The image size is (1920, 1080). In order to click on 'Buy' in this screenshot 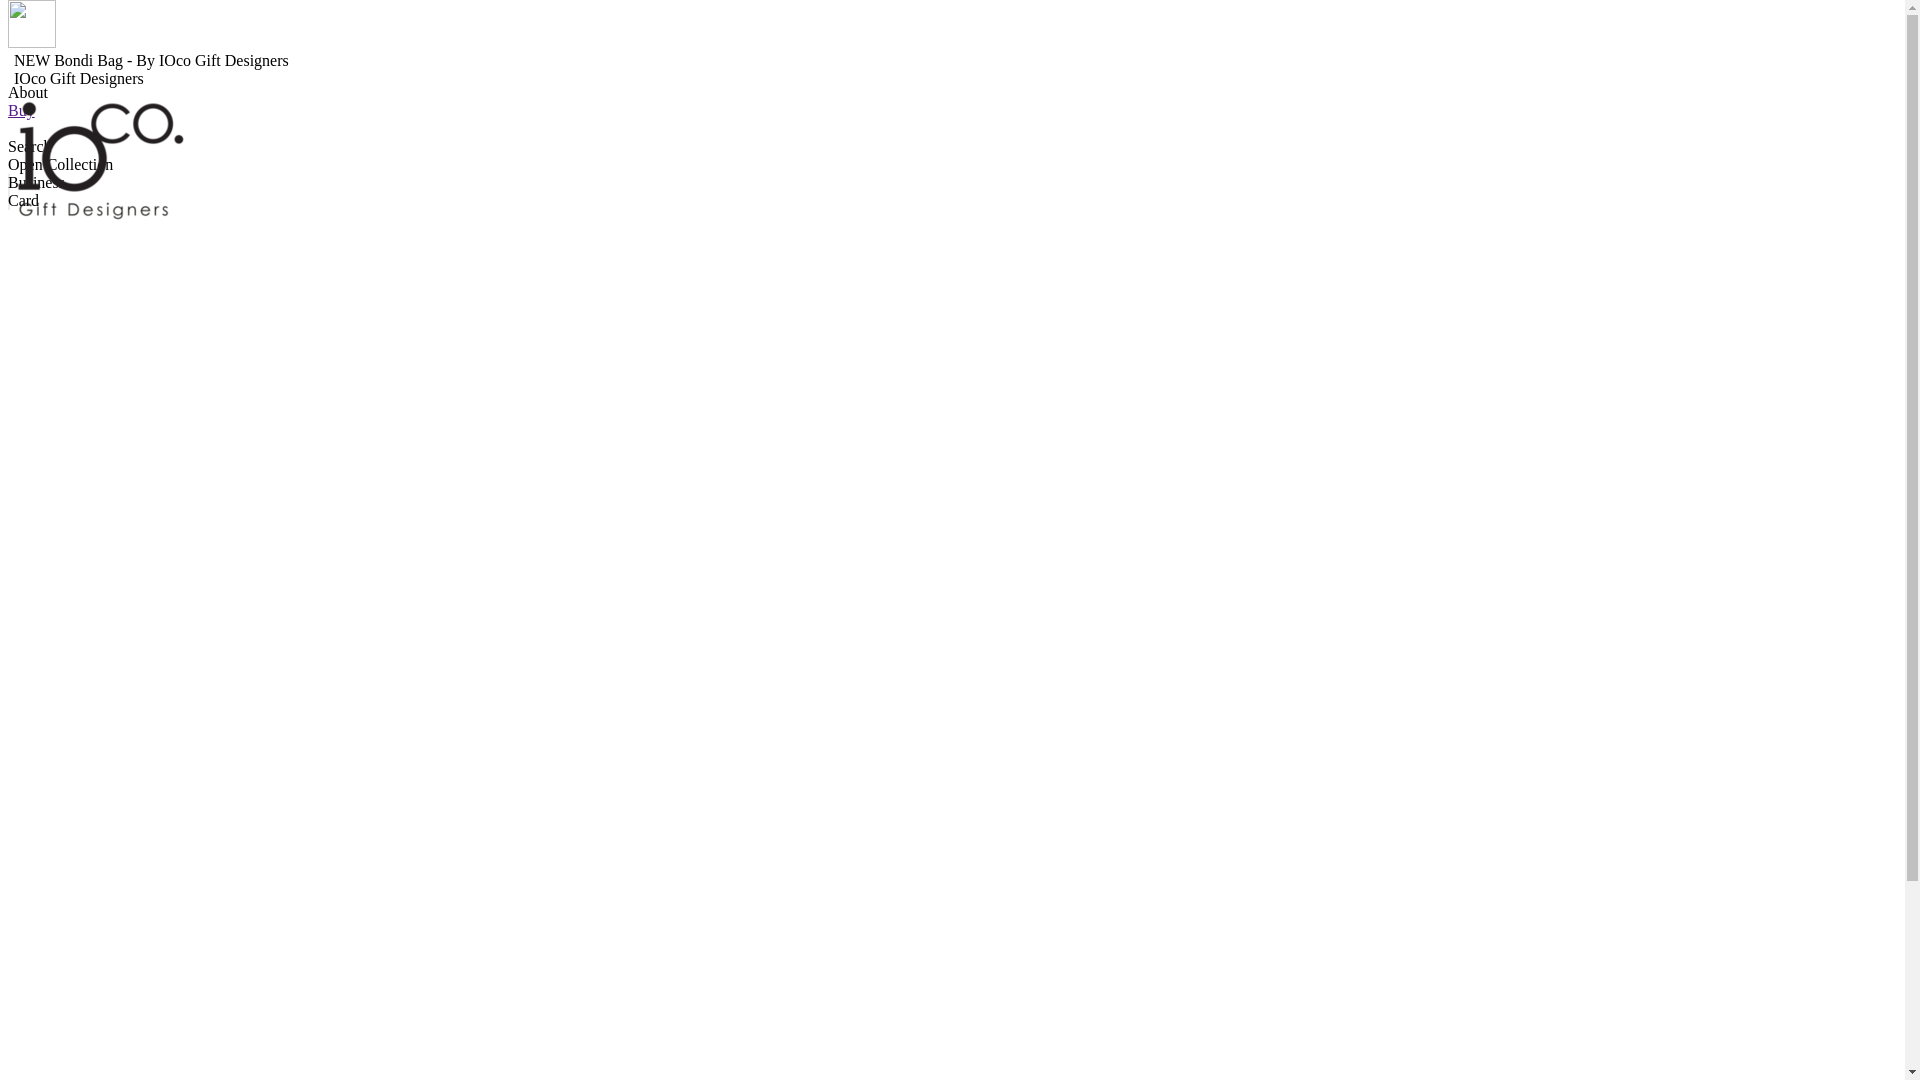, I will do `click(21, 110)`.